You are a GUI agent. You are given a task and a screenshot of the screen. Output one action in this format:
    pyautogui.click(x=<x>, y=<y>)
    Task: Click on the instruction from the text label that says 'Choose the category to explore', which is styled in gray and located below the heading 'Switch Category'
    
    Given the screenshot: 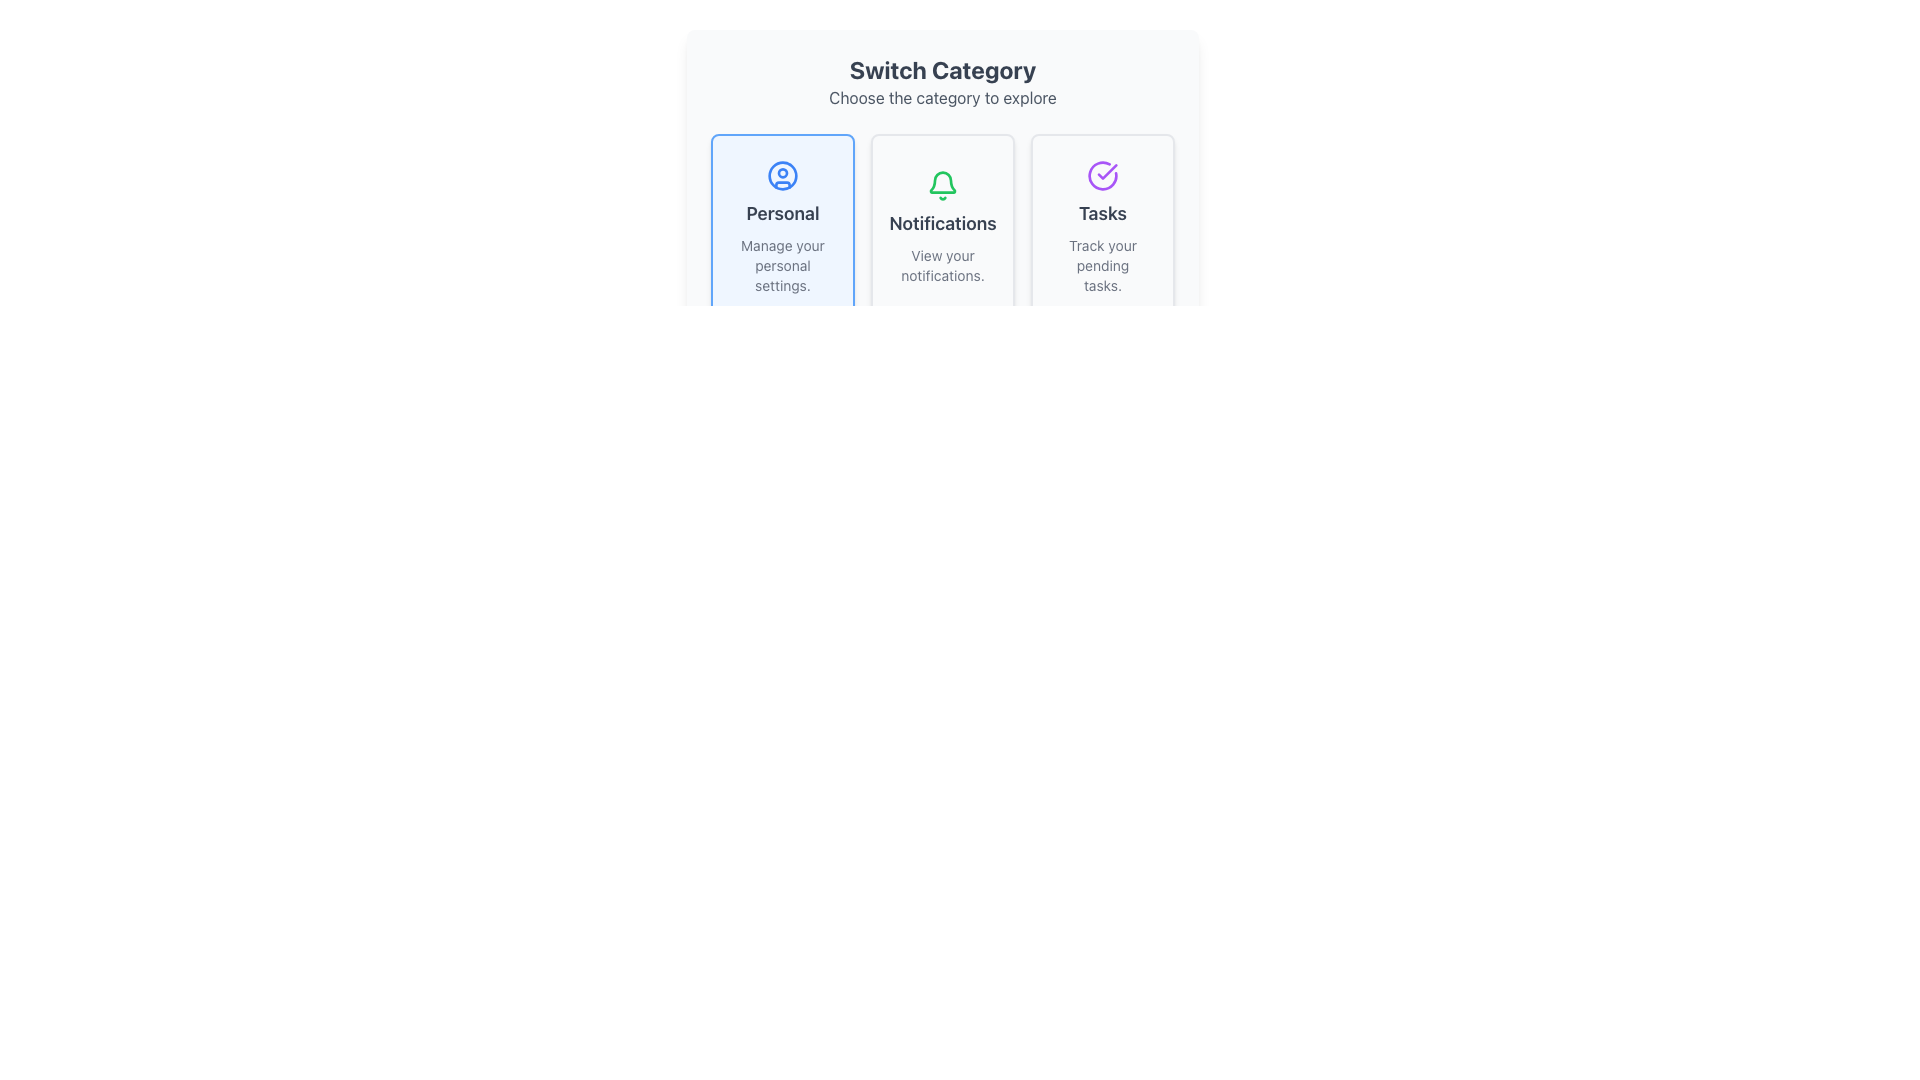 What is the action you would take?
    pyautogui.click(x=941, y=97)
    